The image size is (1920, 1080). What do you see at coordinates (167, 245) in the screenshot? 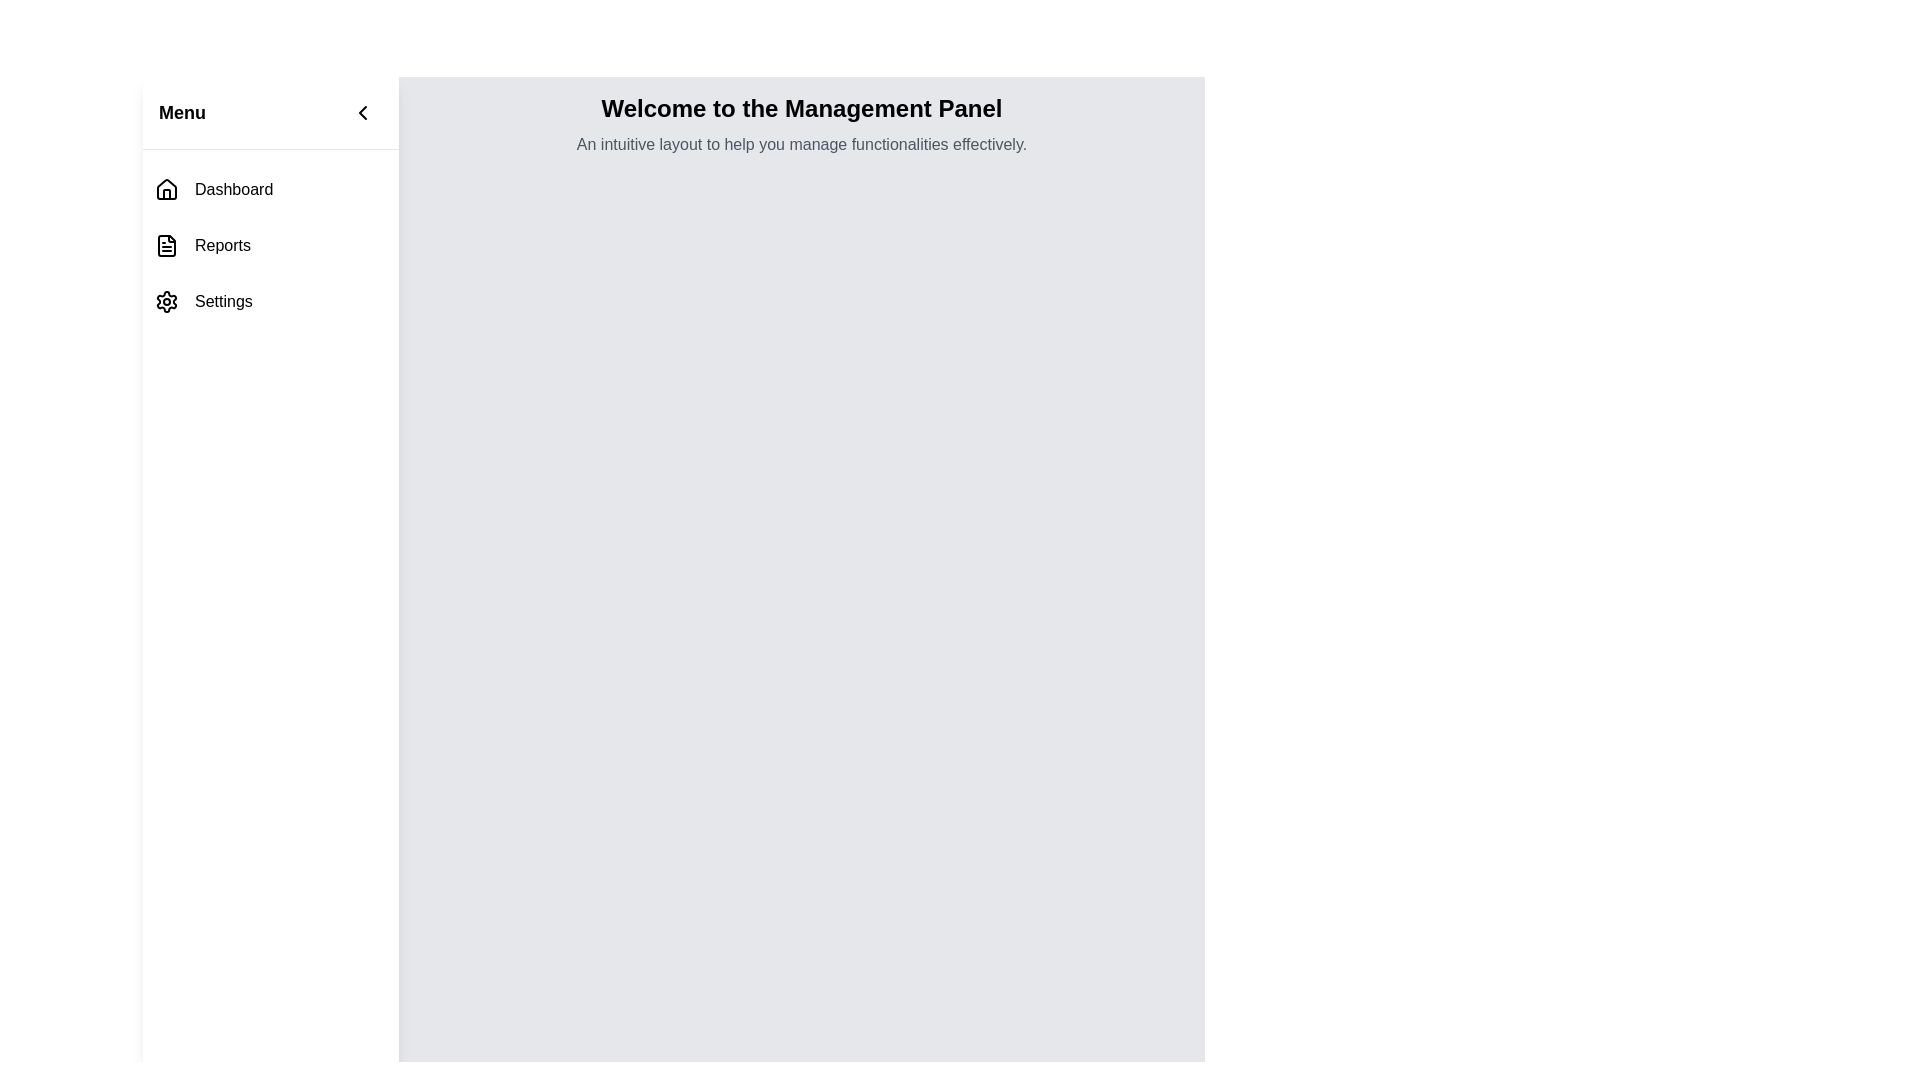
I see `the 'Reports' icon located to the left of the 'Reports' text in the vertical navigation menu` at bounding box center [167, 245].